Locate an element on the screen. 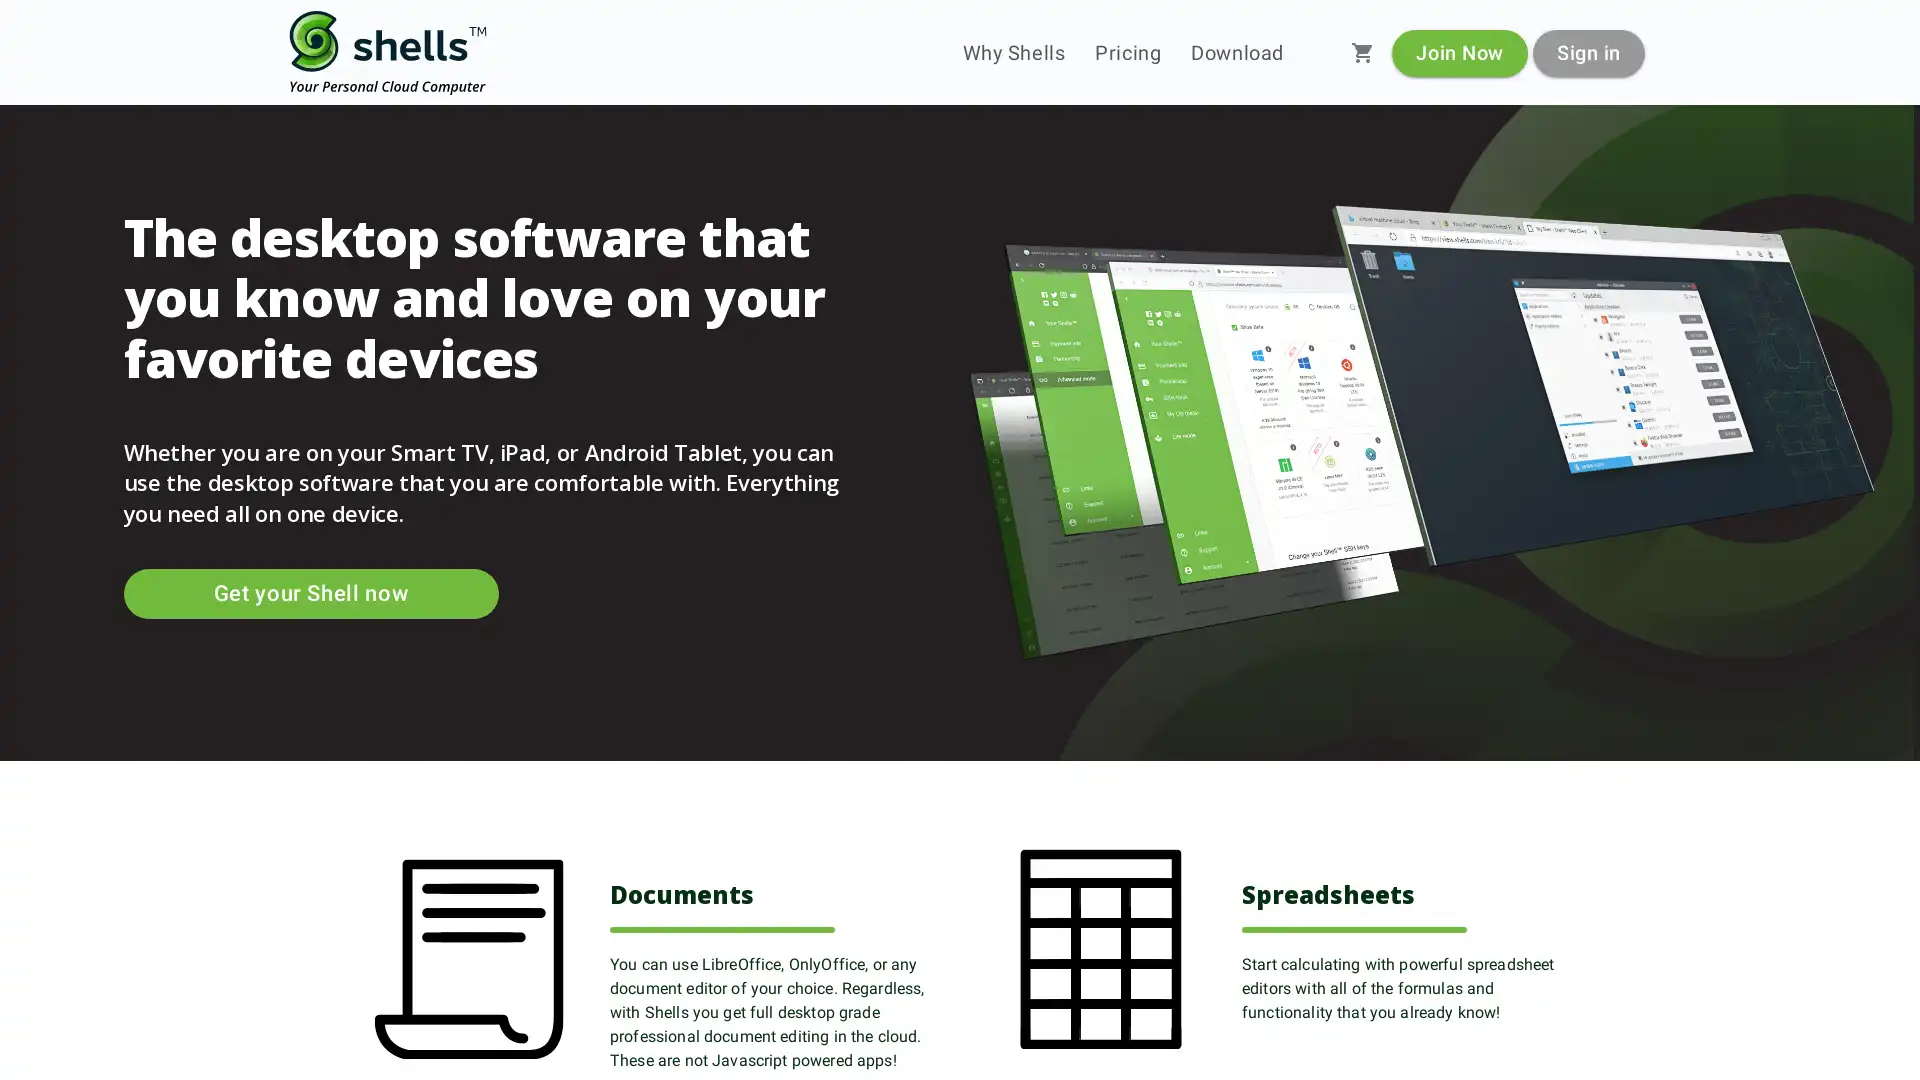  Shells Logo is located at coordinates (388, 52).